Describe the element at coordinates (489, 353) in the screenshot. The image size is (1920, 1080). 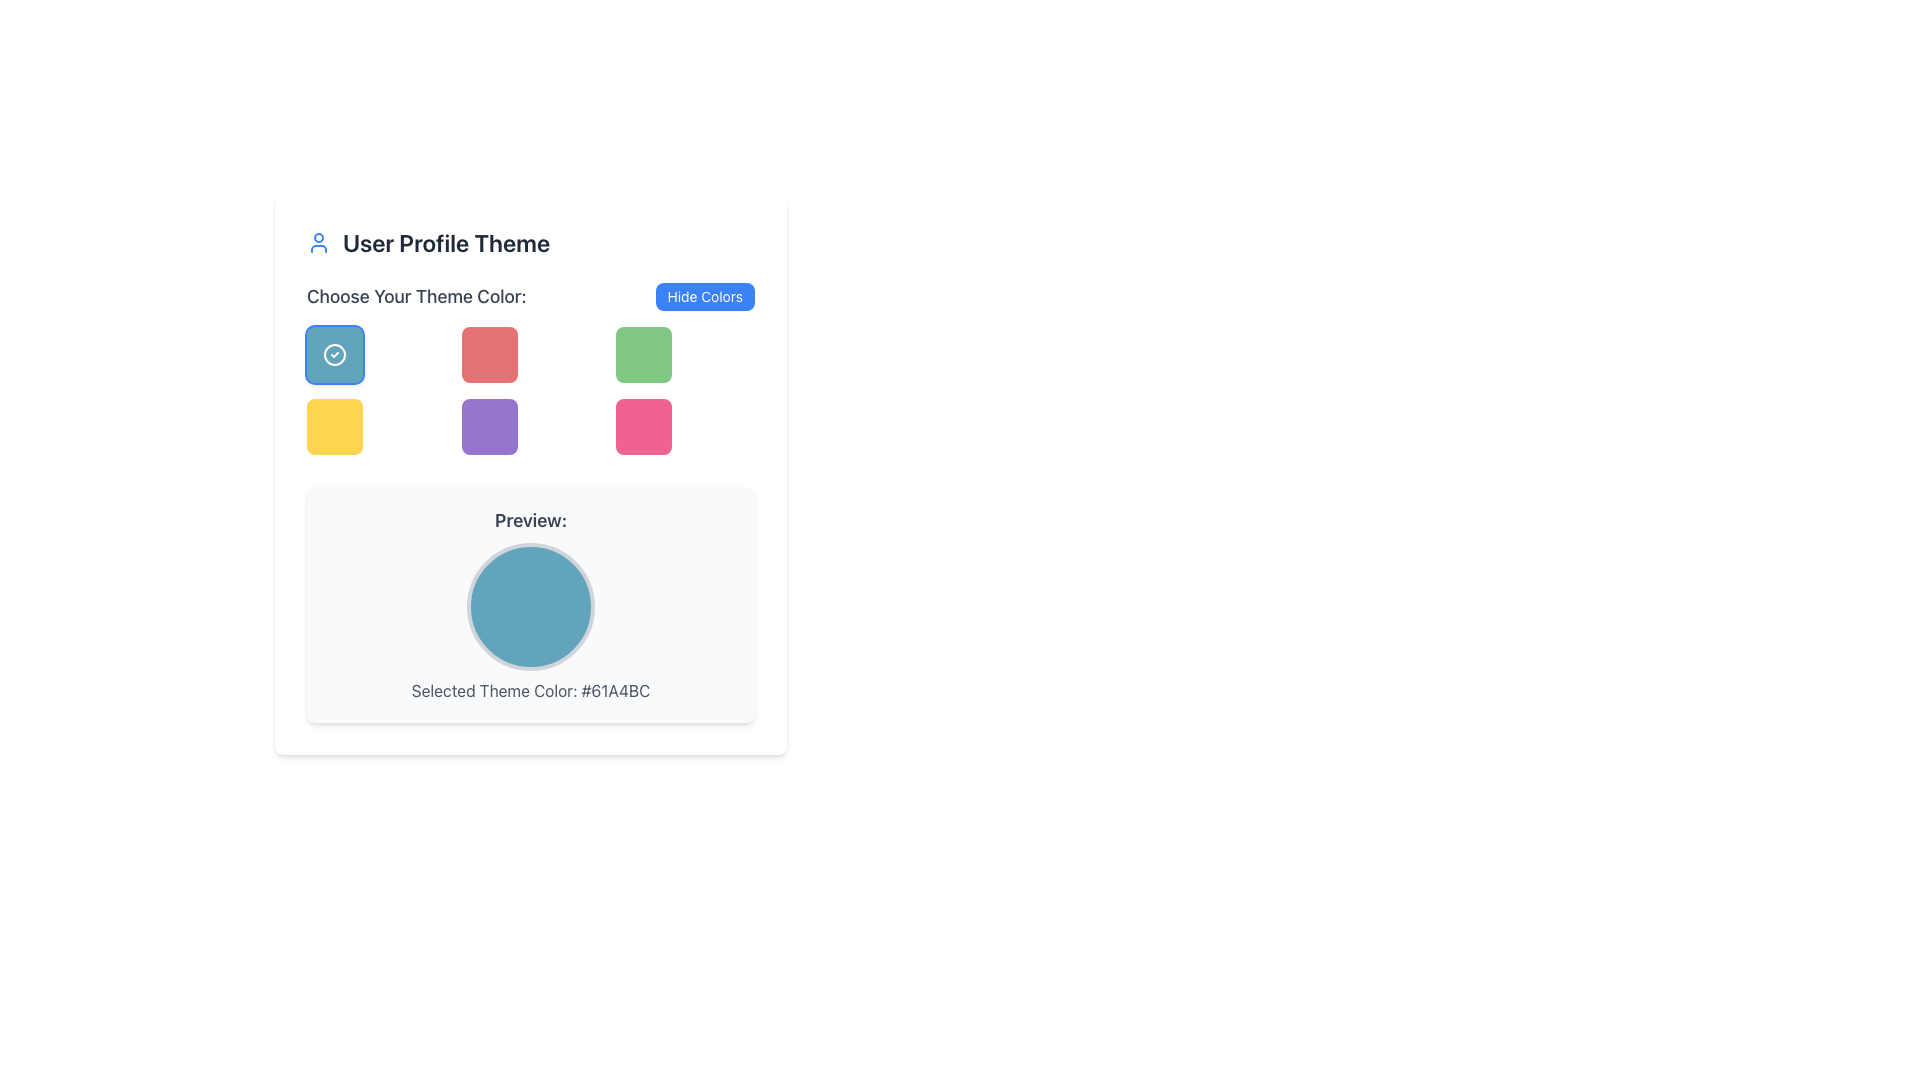
I see `the button located in the 'Choose Your Theme Color' grid, positioned in the second column, first row` at that location.